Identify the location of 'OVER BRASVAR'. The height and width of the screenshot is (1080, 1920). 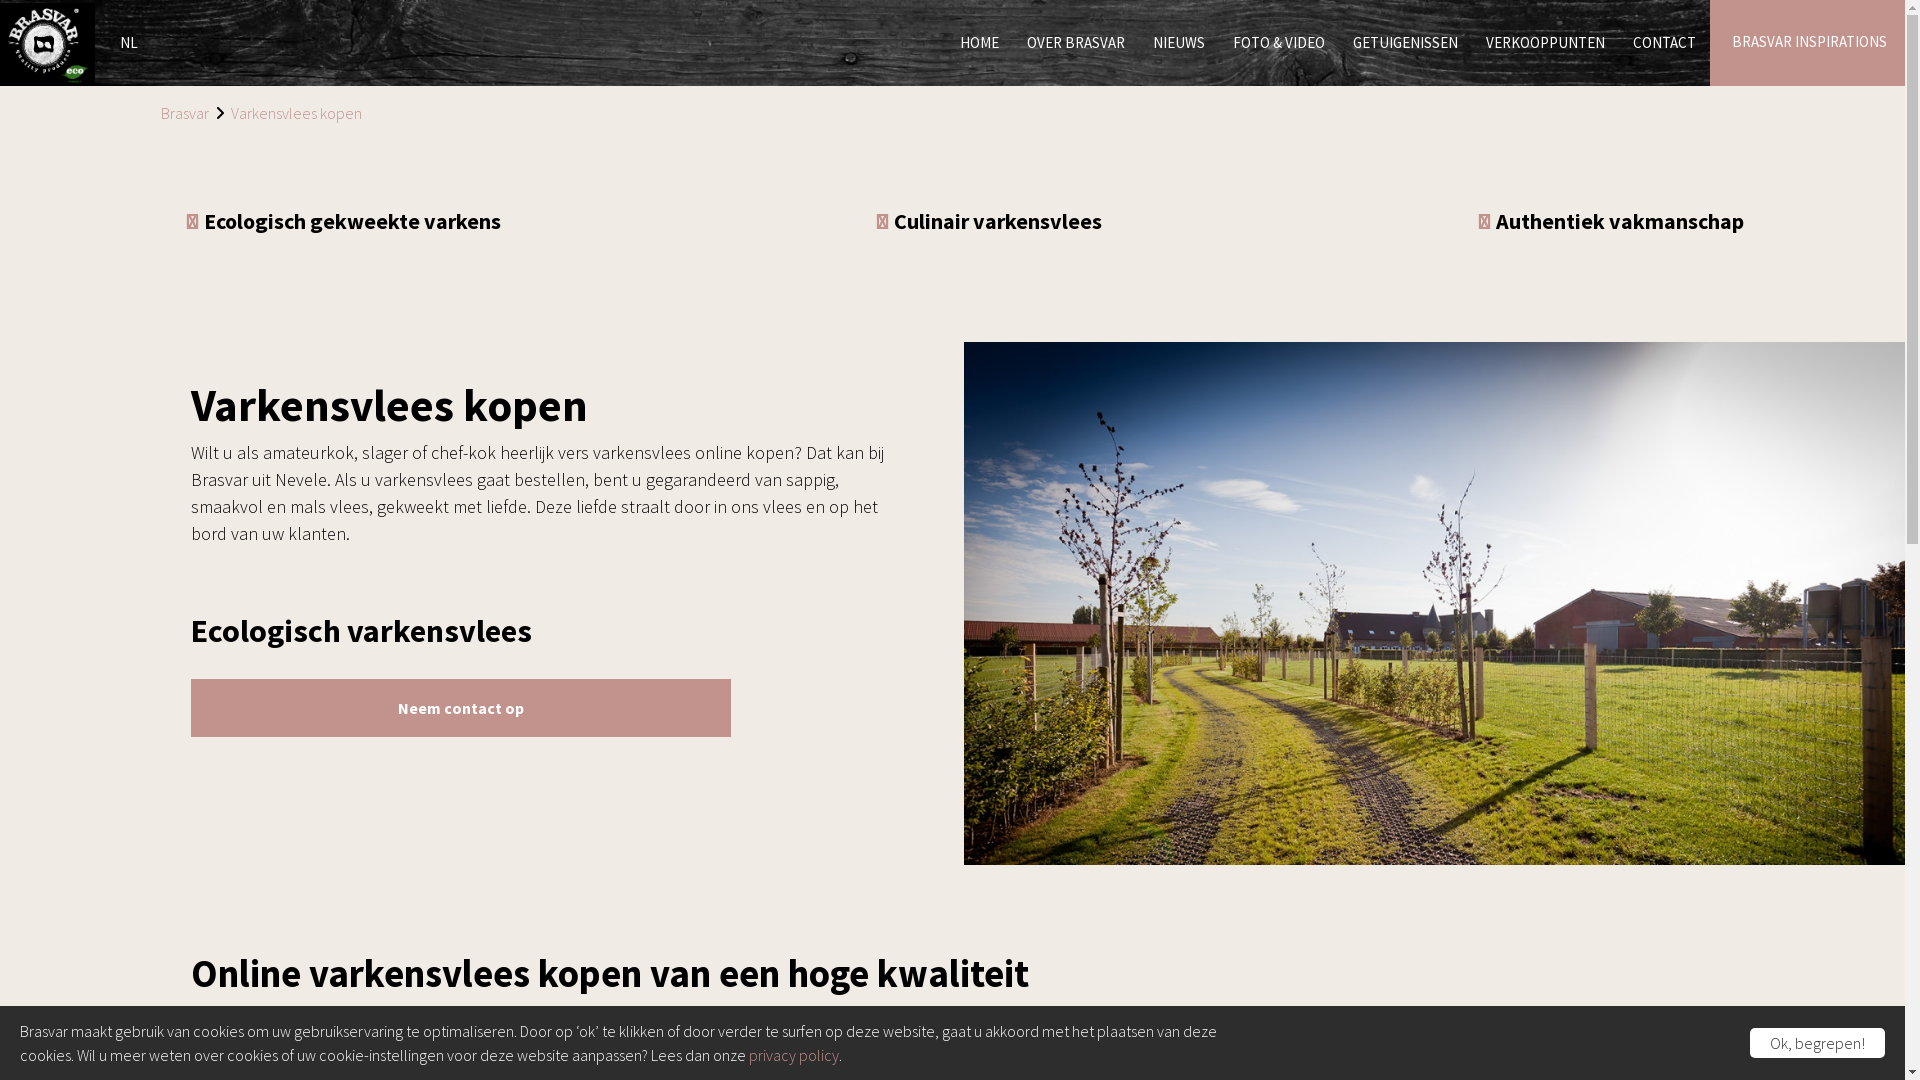
(1074, 43).